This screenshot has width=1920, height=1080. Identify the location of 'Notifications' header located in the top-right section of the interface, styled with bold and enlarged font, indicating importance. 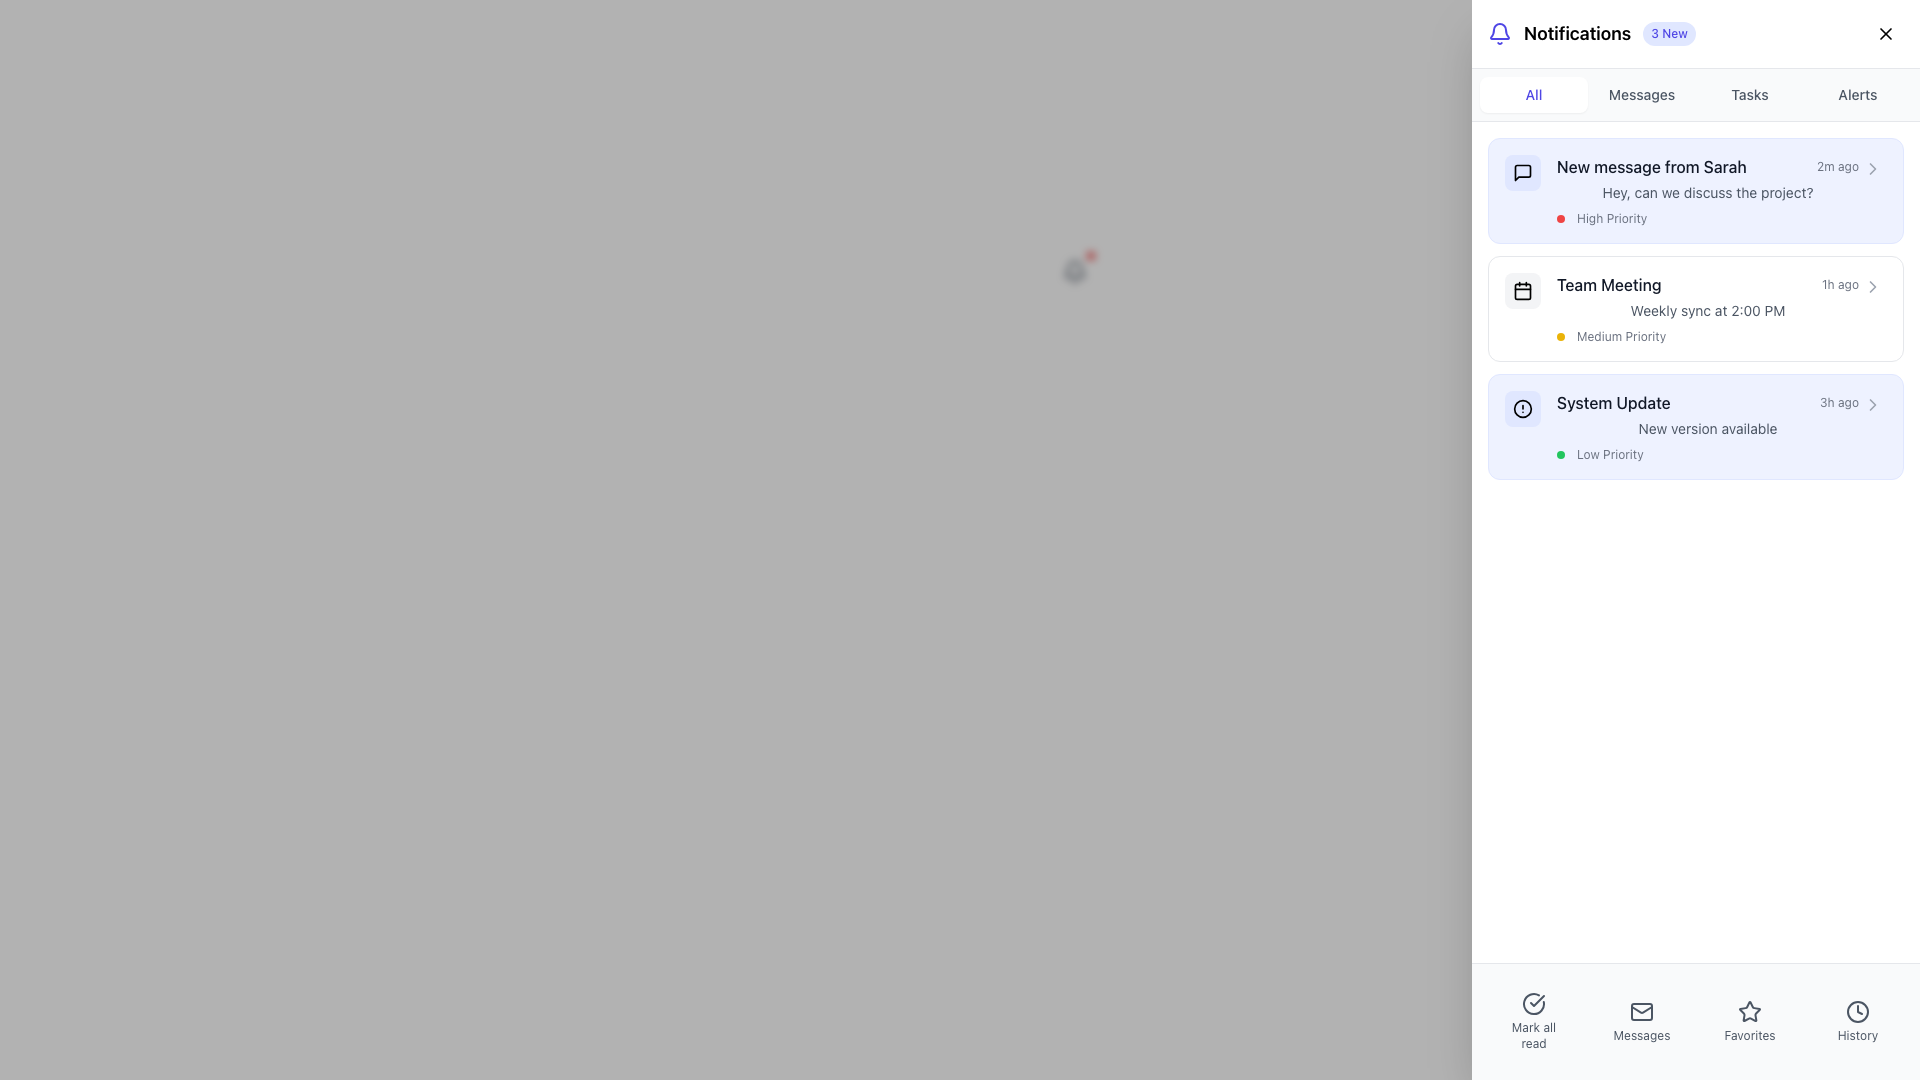
(1576, 34).